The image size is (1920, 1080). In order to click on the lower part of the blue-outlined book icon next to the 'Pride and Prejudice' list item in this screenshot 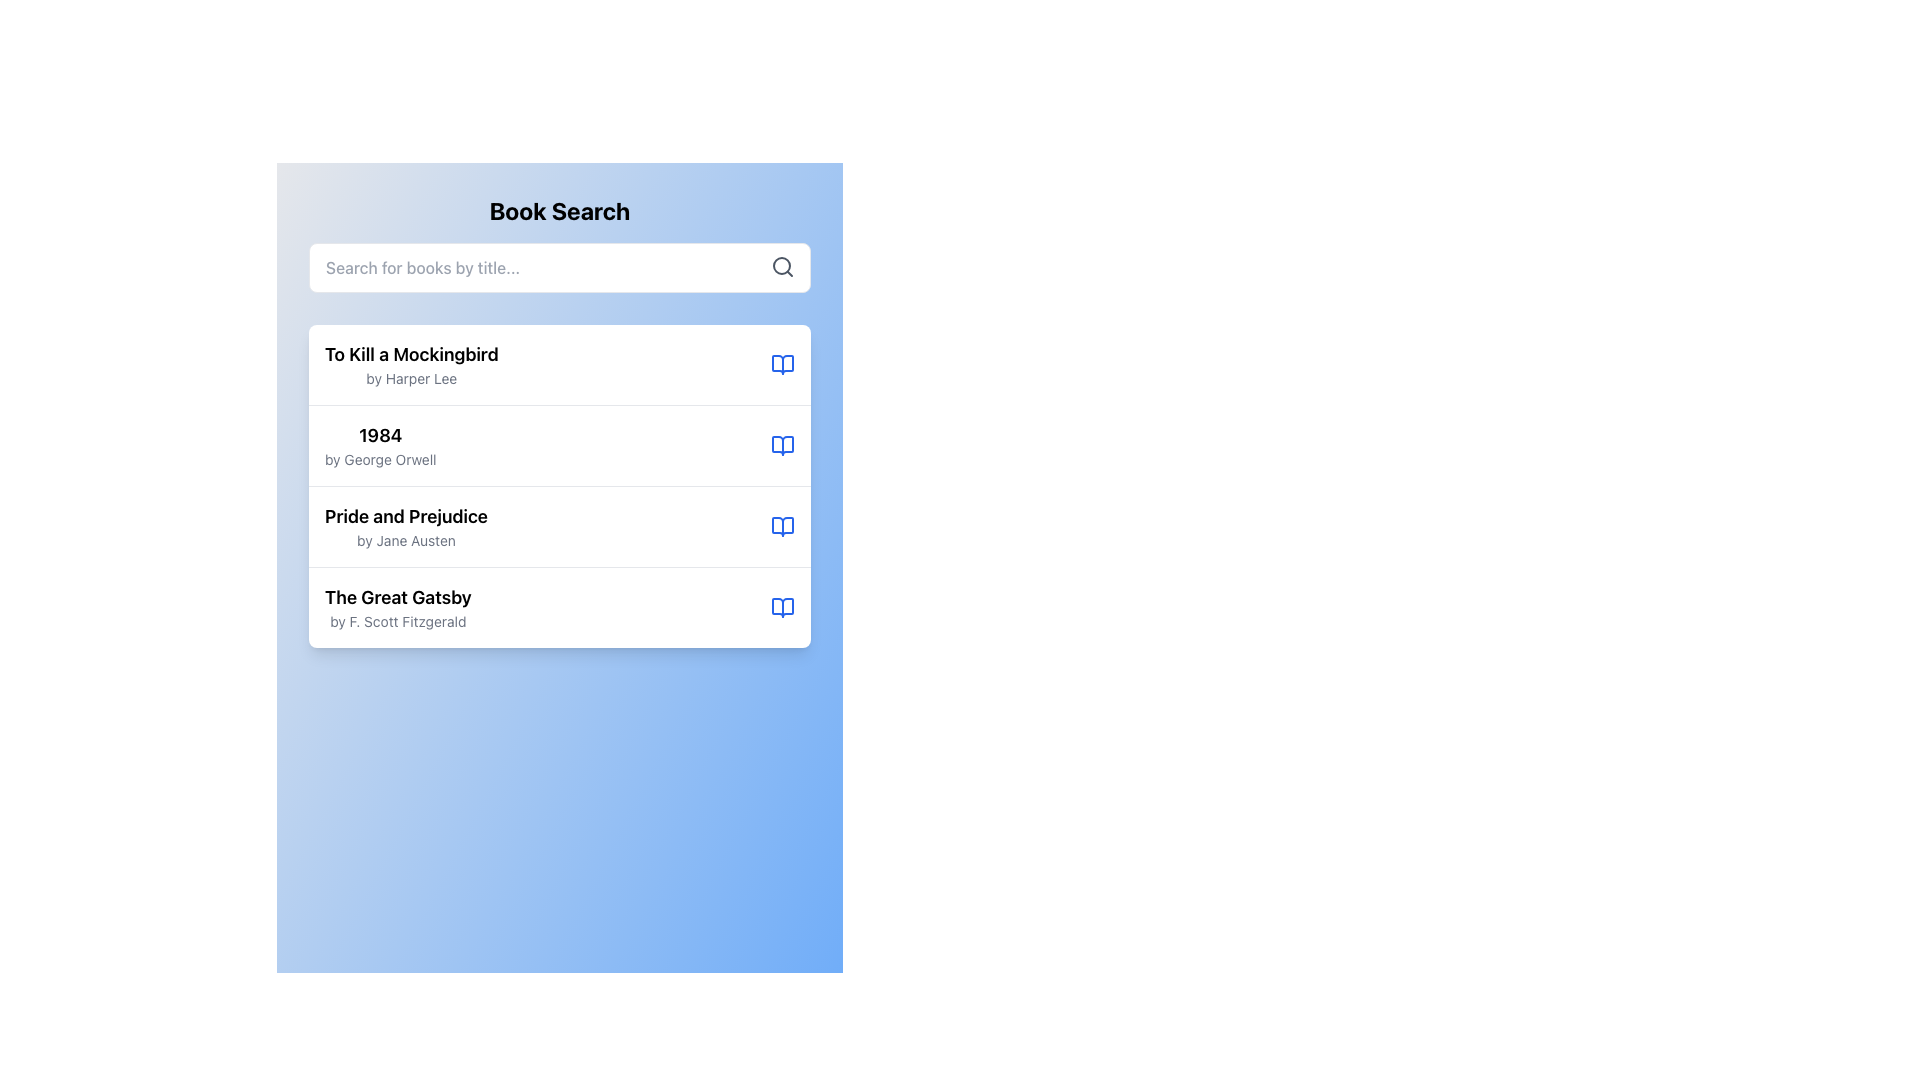, I will do `click(781, 526)`.